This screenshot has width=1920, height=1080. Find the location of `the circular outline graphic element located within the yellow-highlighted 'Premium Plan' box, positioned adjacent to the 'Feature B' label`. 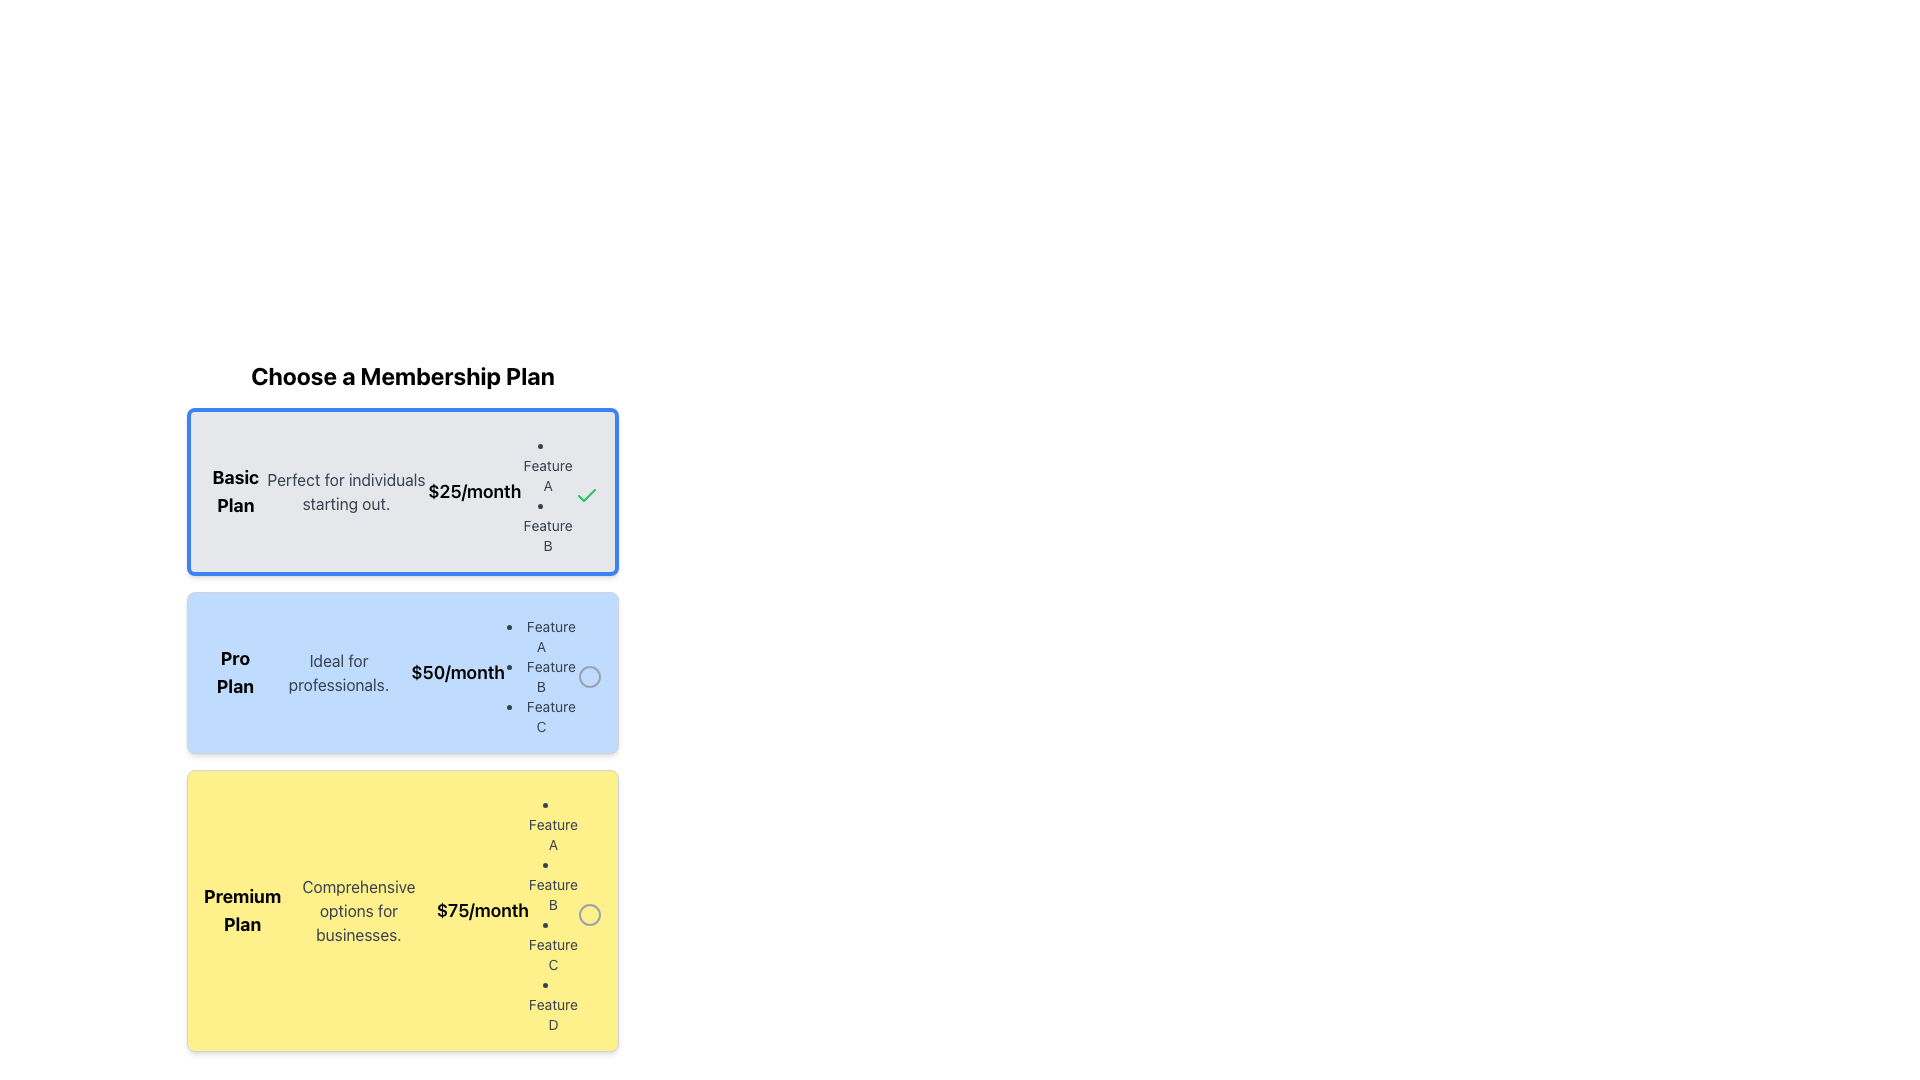

the circular outline graphic element located within the yellow-highlighted 'Premium Plan' box, positioned adjacent to the 'Feature B' label is located at coordinates (589, 914).